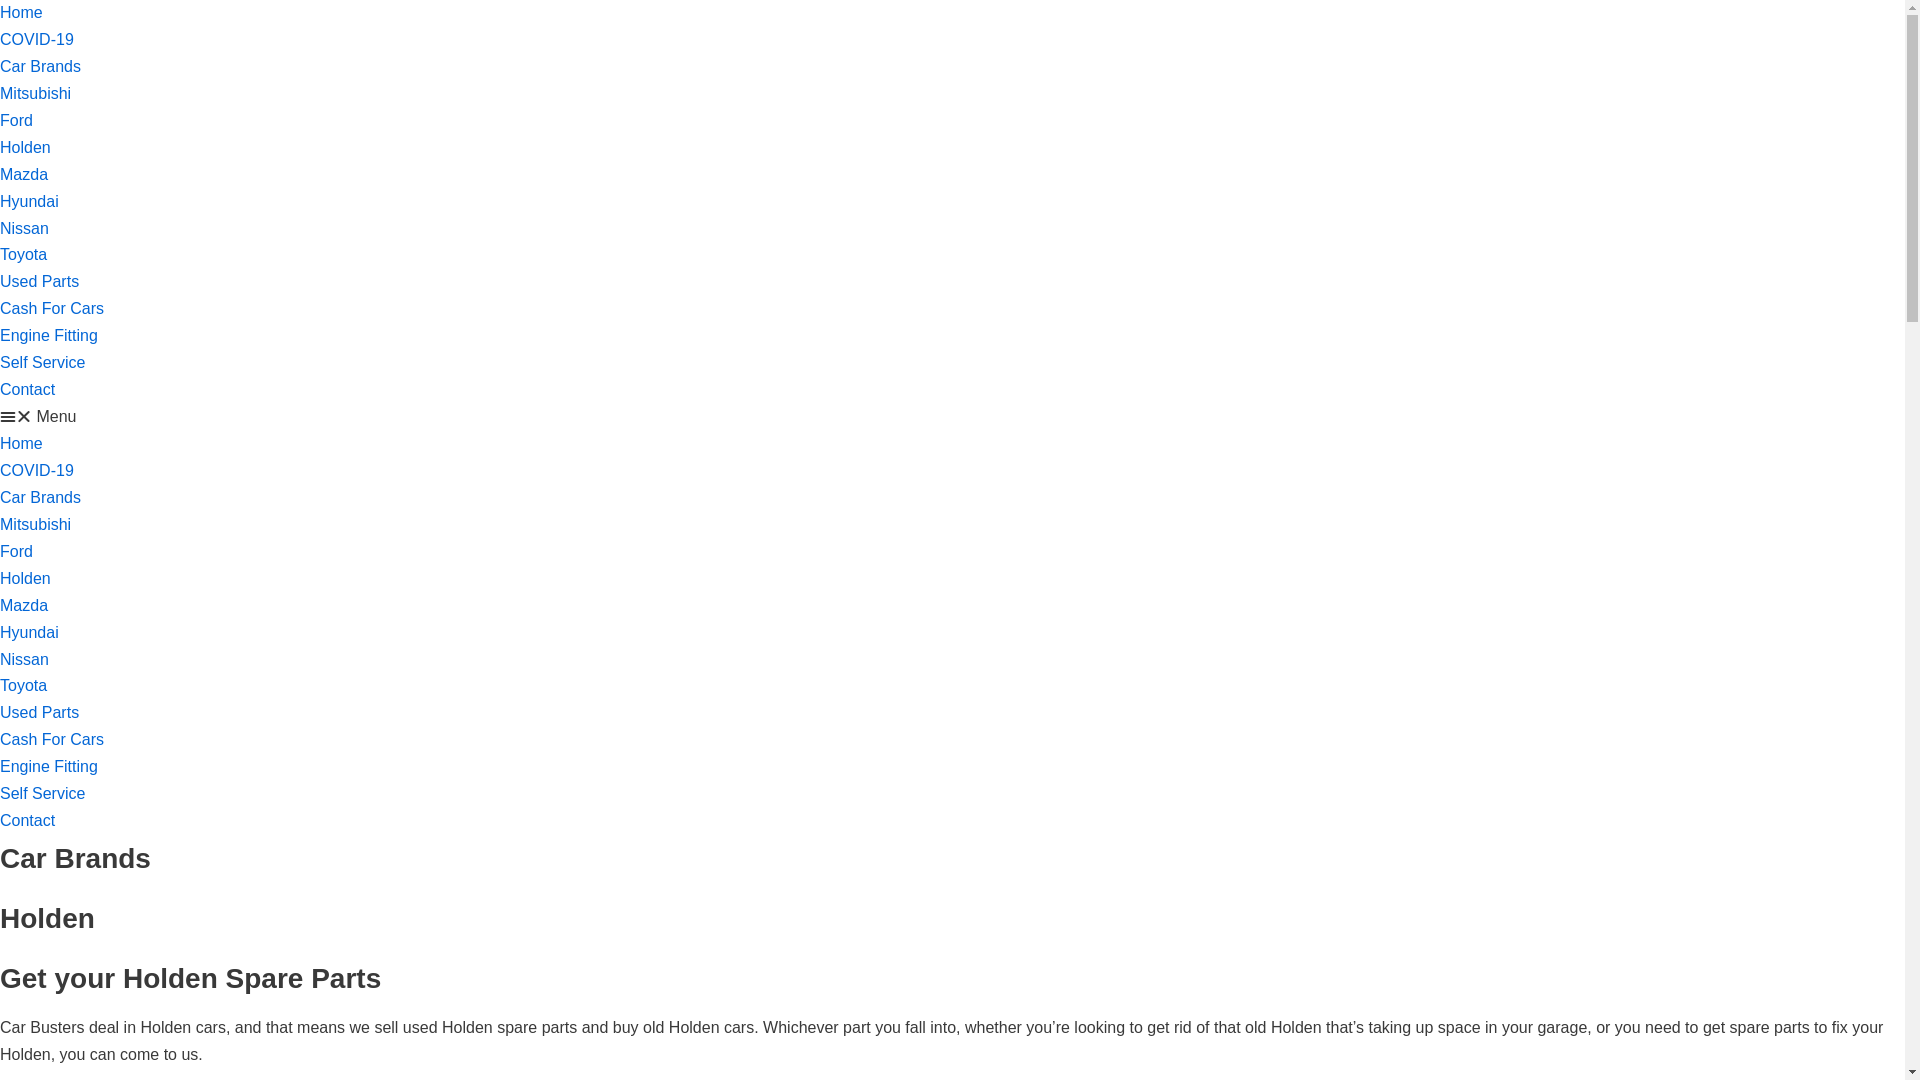 Image resolution: width=1920 pixels, height=1080 pixels. I want to click on 'Self Service', so click(42, 792).